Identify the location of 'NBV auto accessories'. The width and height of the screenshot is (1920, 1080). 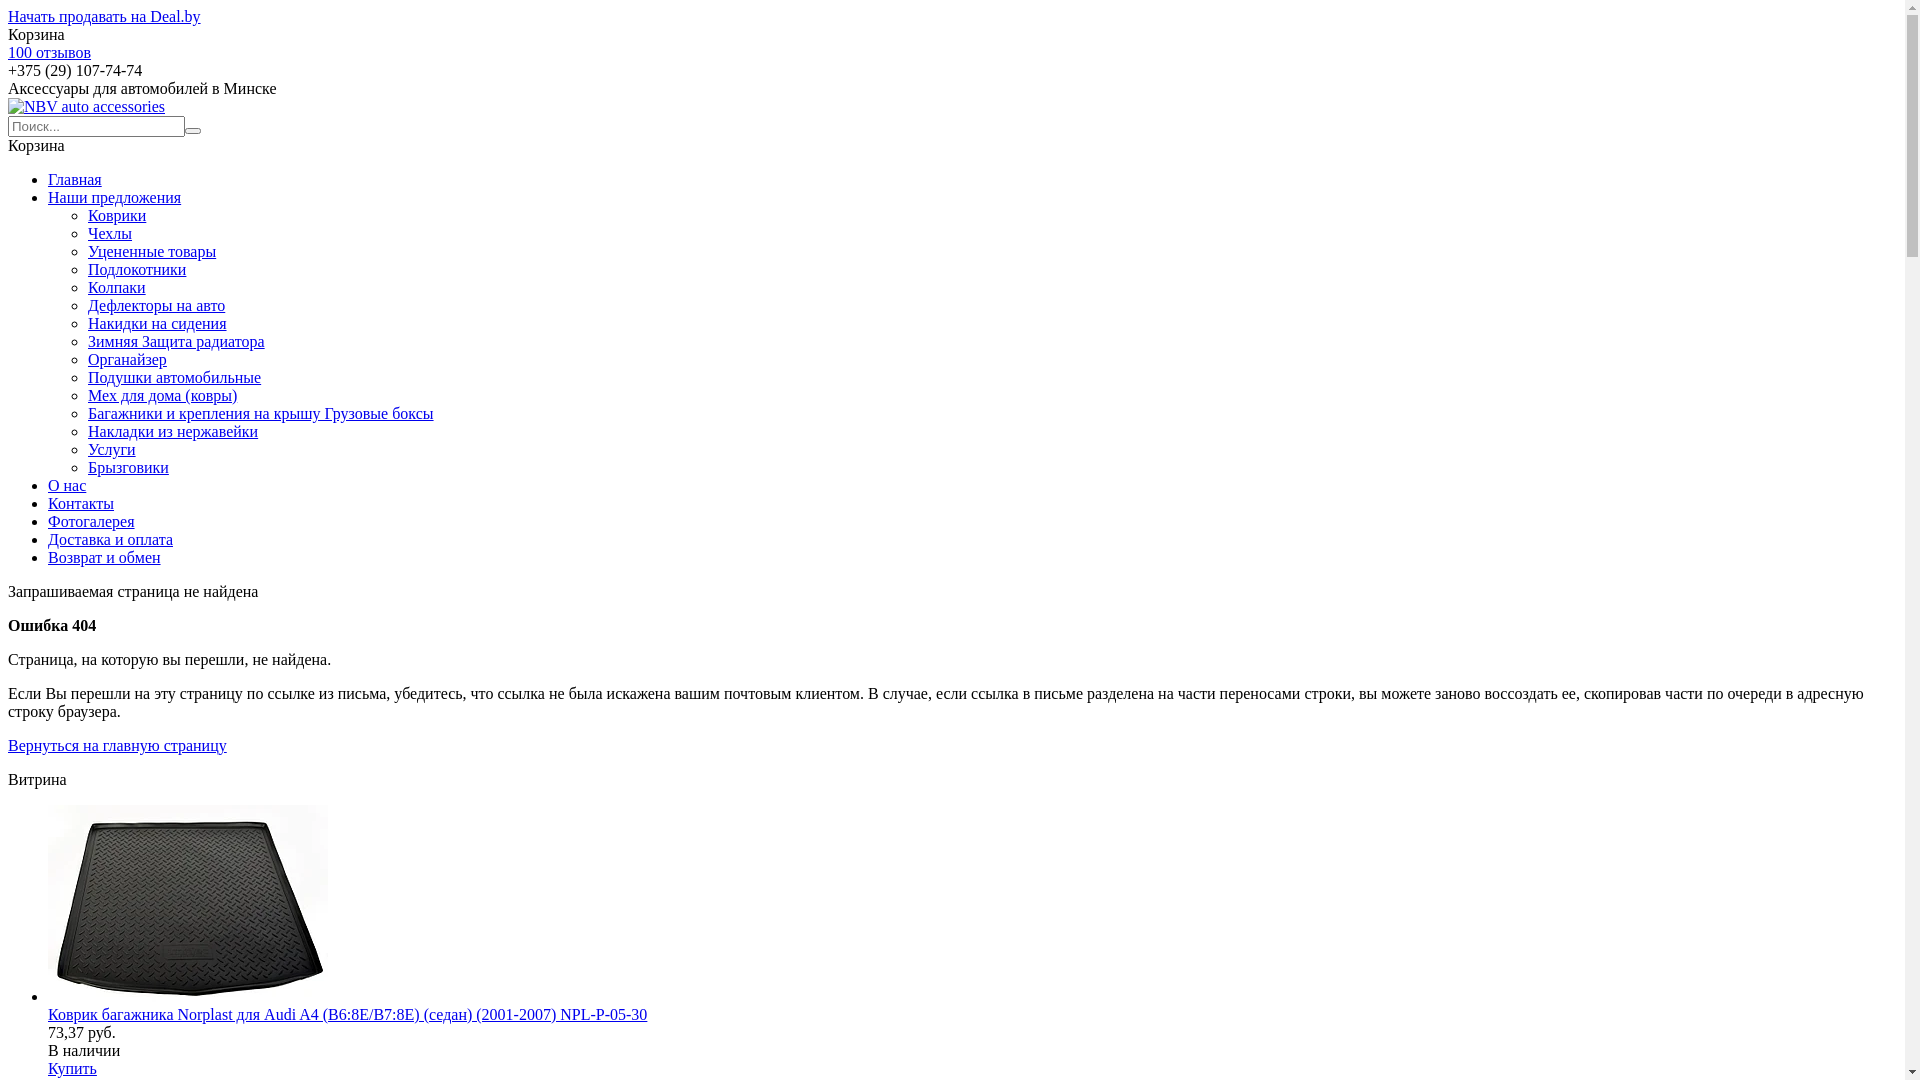
(85, 106).